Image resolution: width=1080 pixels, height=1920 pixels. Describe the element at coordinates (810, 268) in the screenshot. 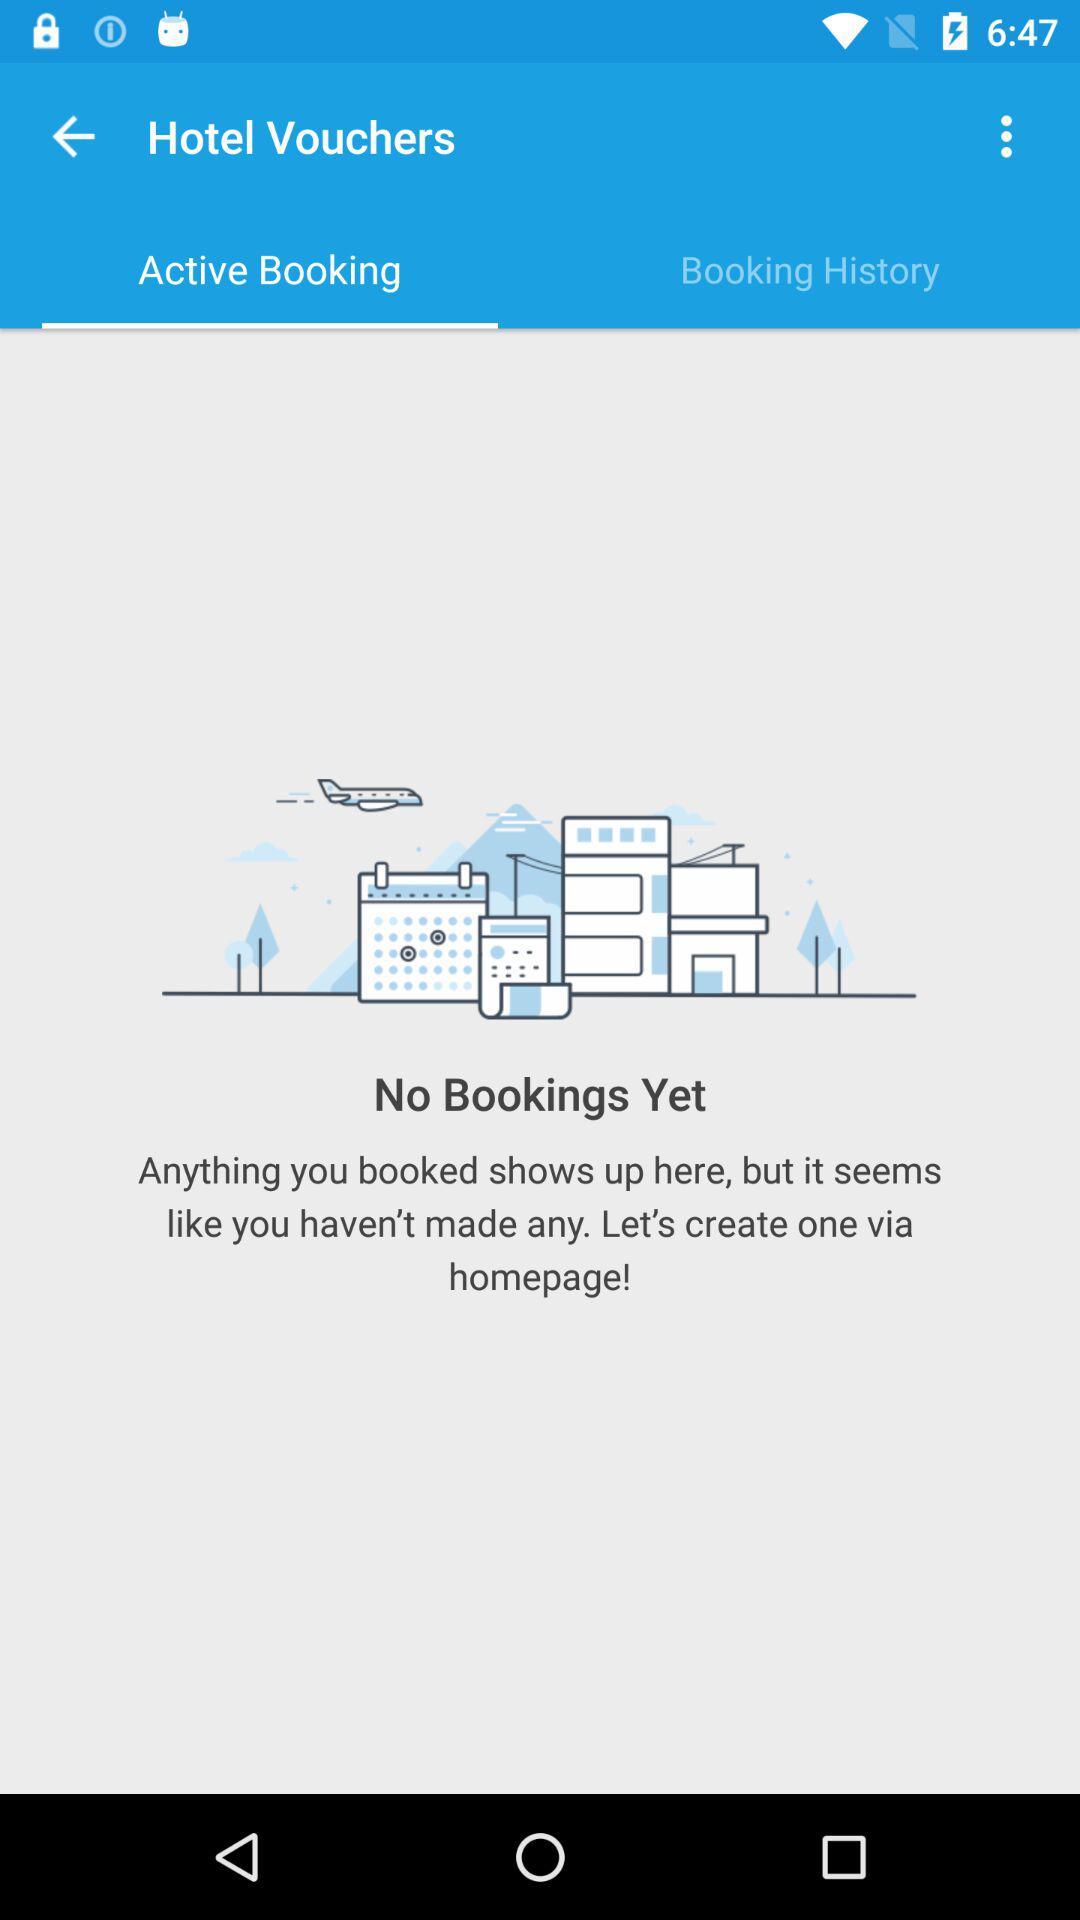

I see `booking history` at that location.